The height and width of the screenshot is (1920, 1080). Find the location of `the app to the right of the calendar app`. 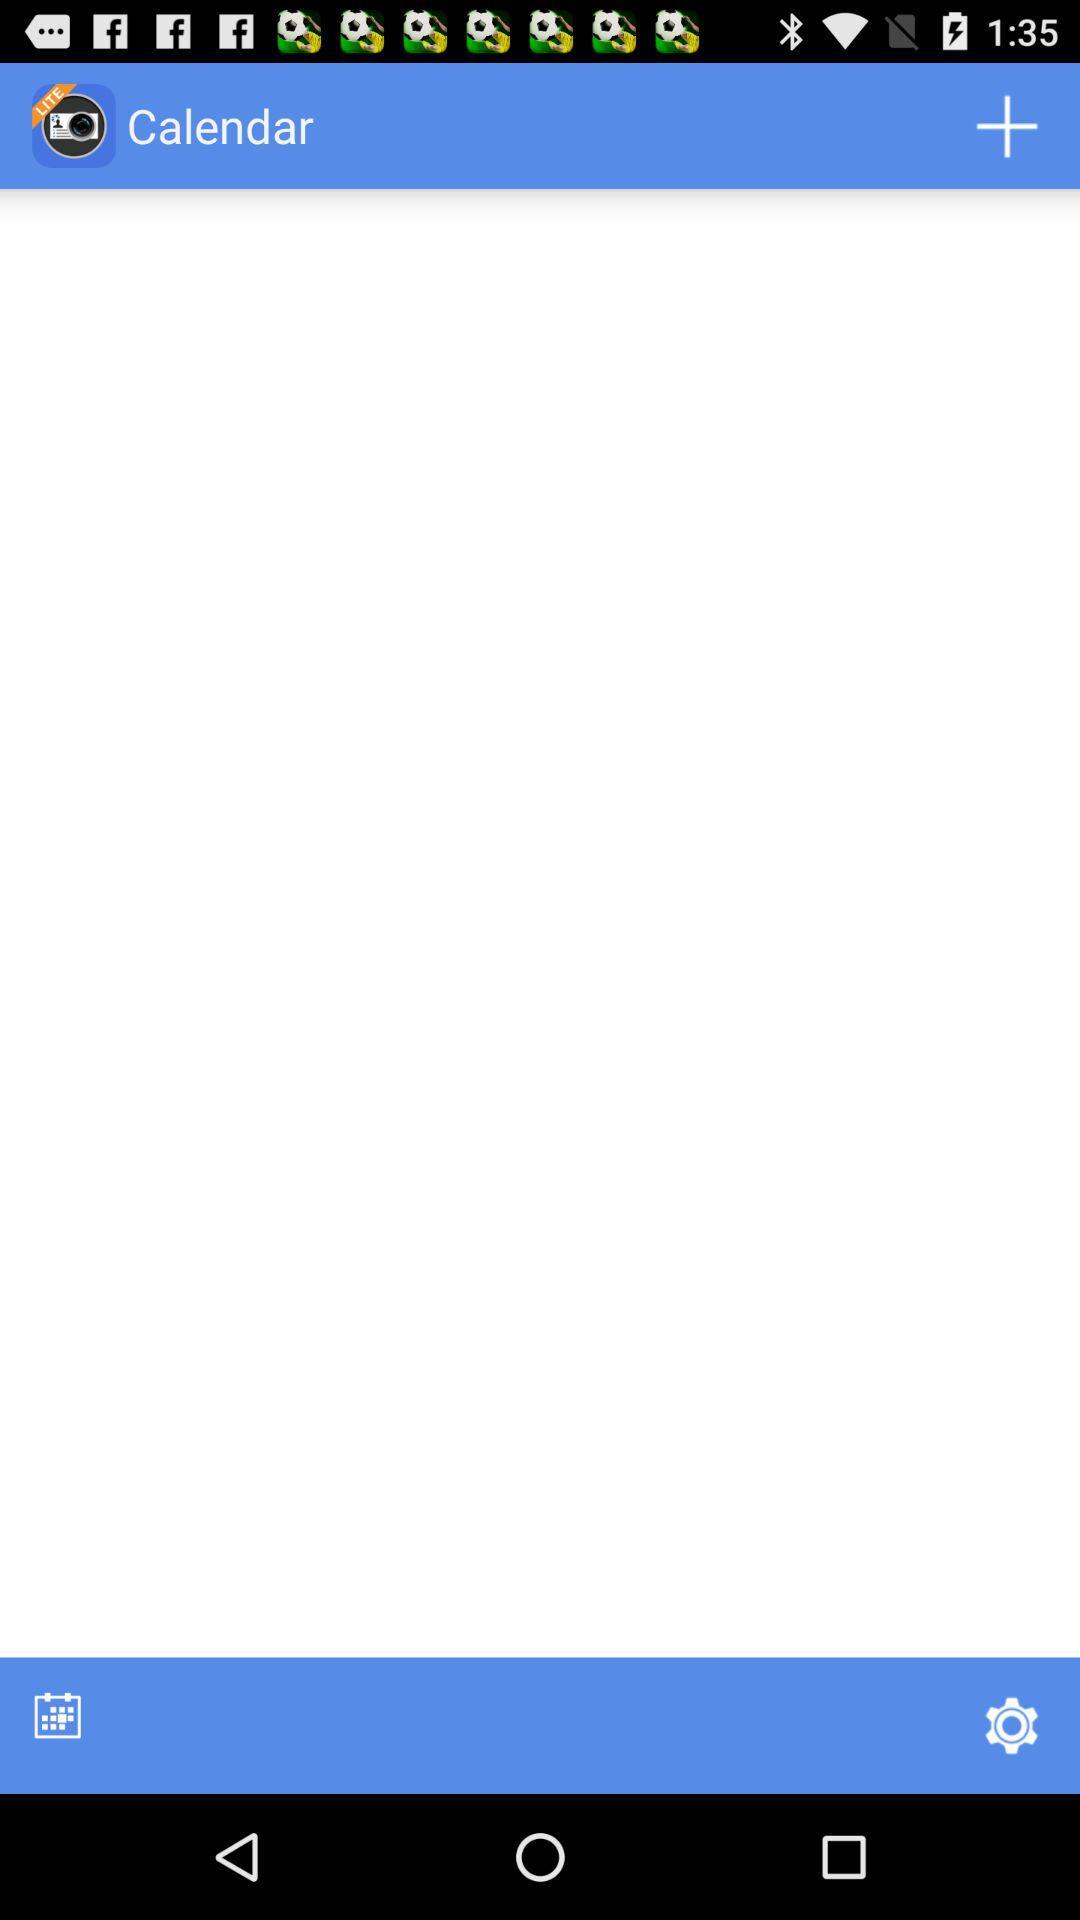

the app to the right of the calendar app is located at coordinates (1006, 124).